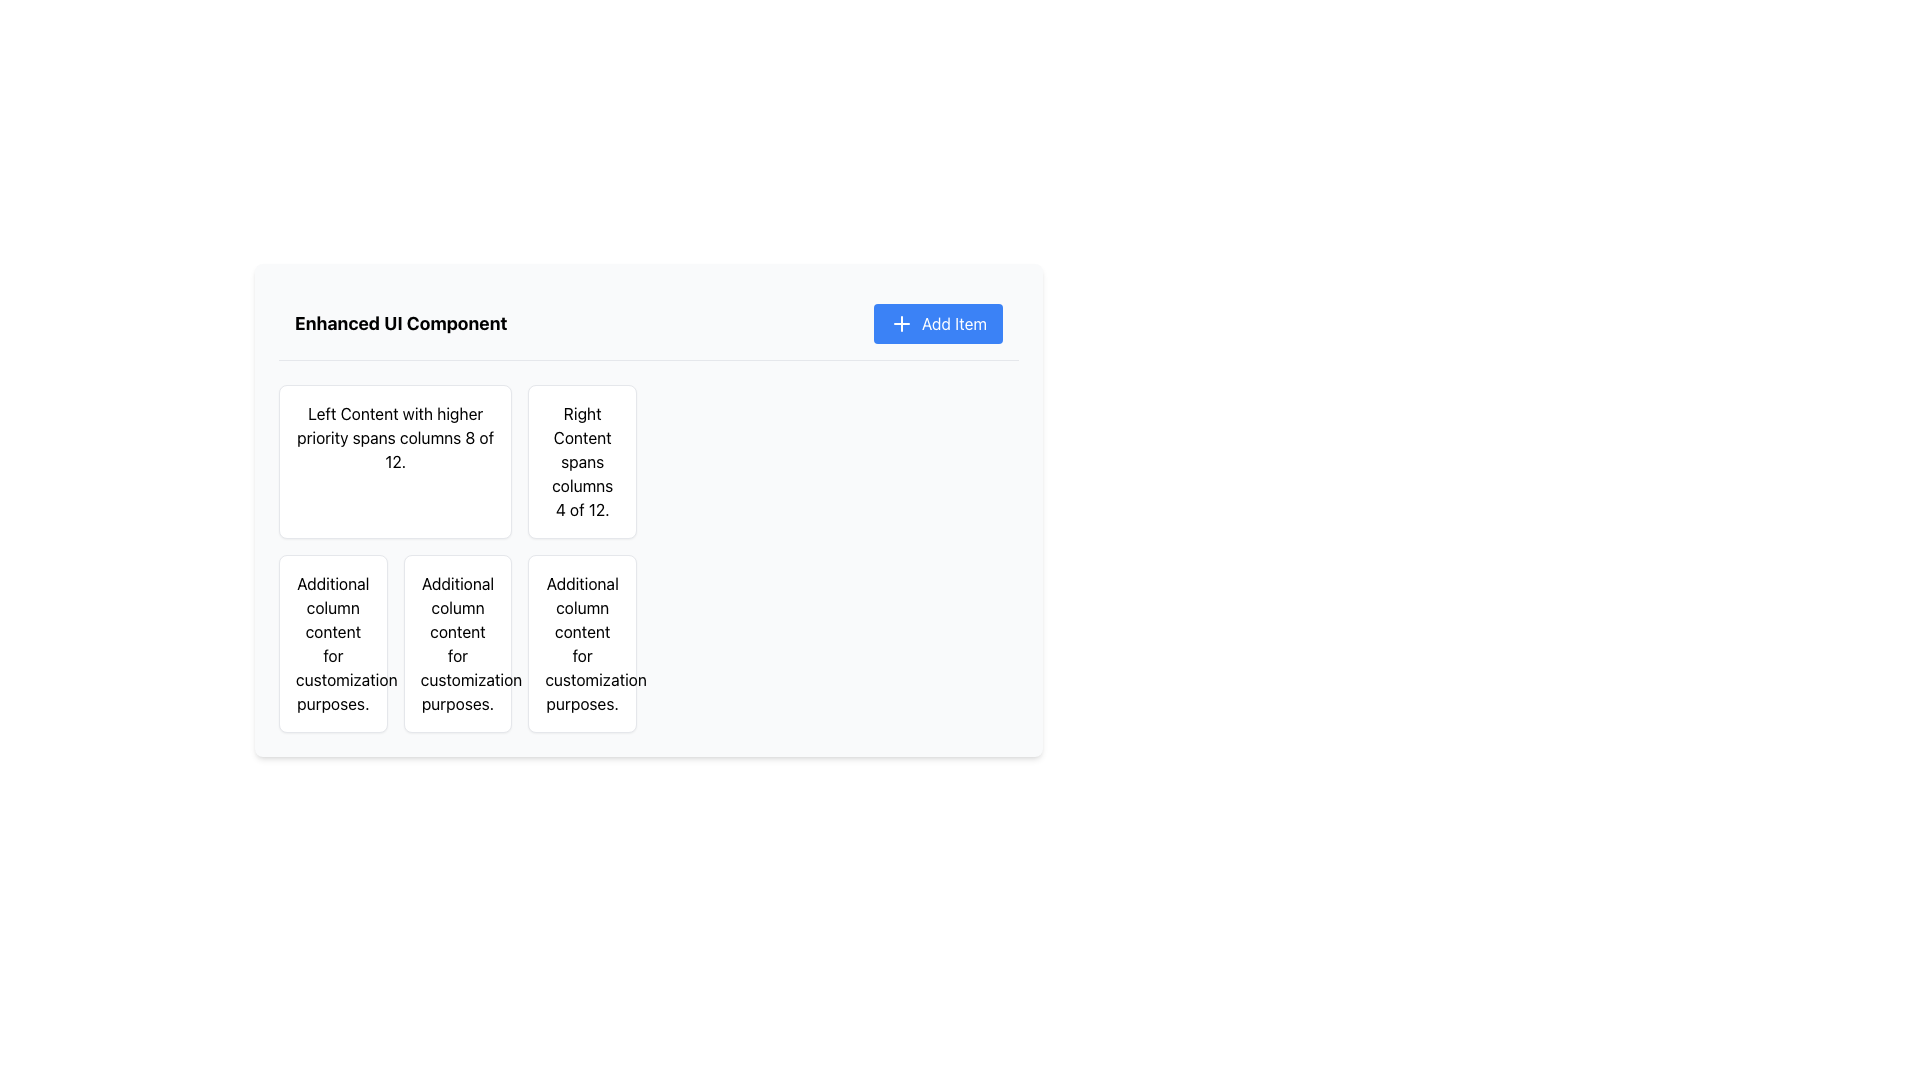 The width and height of the screenshot is (1920, 1080). Describe the element at coordinates (937, 323) in the screenshot. I see `the 'Add Item' button, which is a rectangular button with a blue background, white text, and a plus (+) symbol, located` at that location.